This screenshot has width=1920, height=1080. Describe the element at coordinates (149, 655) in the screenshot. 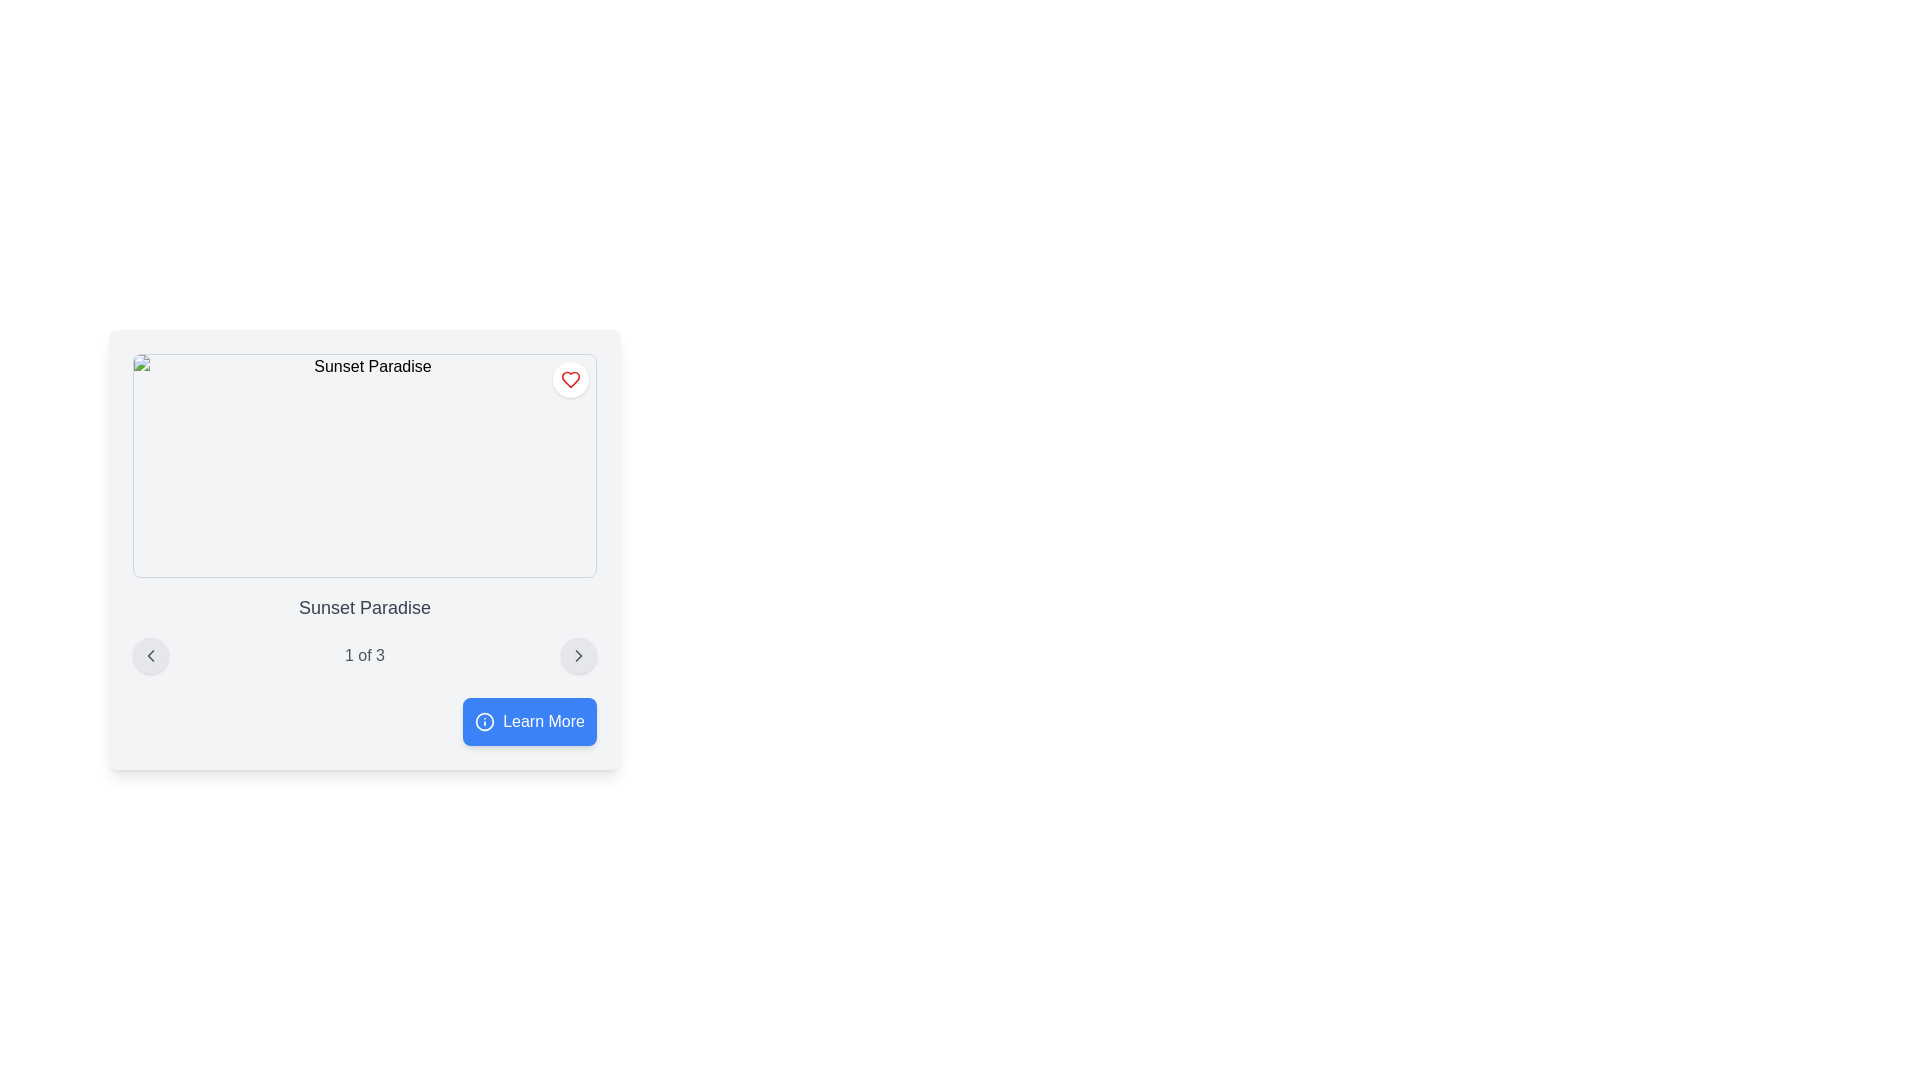

I see `the circular button with a left-pointing chevron icon, located below the 'Sunset Paradise' section` at that location.